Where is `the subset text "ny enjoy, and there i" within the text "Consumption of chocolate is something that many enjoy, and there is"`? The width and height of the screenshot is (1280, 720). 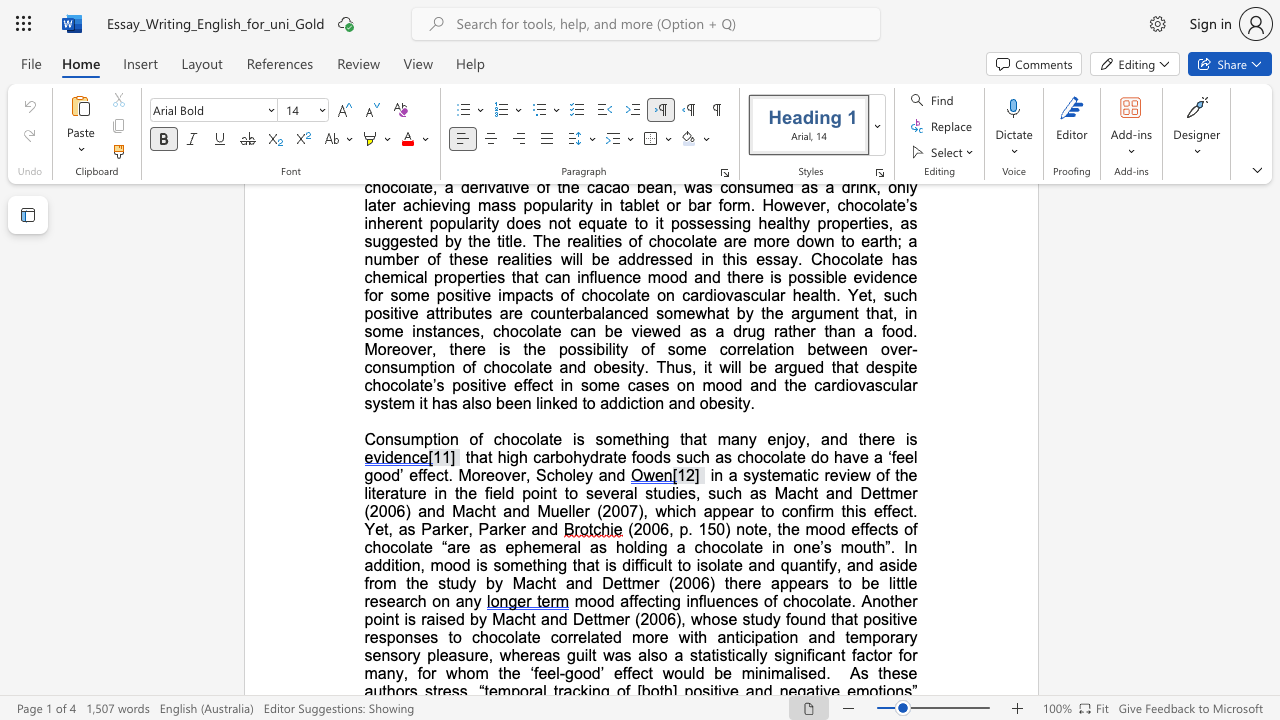 the subset text "ny enjoy, and there i" within the text "Consumption of chocolate is something that many enjoy, and there is" is located at coordinates (738, 438).